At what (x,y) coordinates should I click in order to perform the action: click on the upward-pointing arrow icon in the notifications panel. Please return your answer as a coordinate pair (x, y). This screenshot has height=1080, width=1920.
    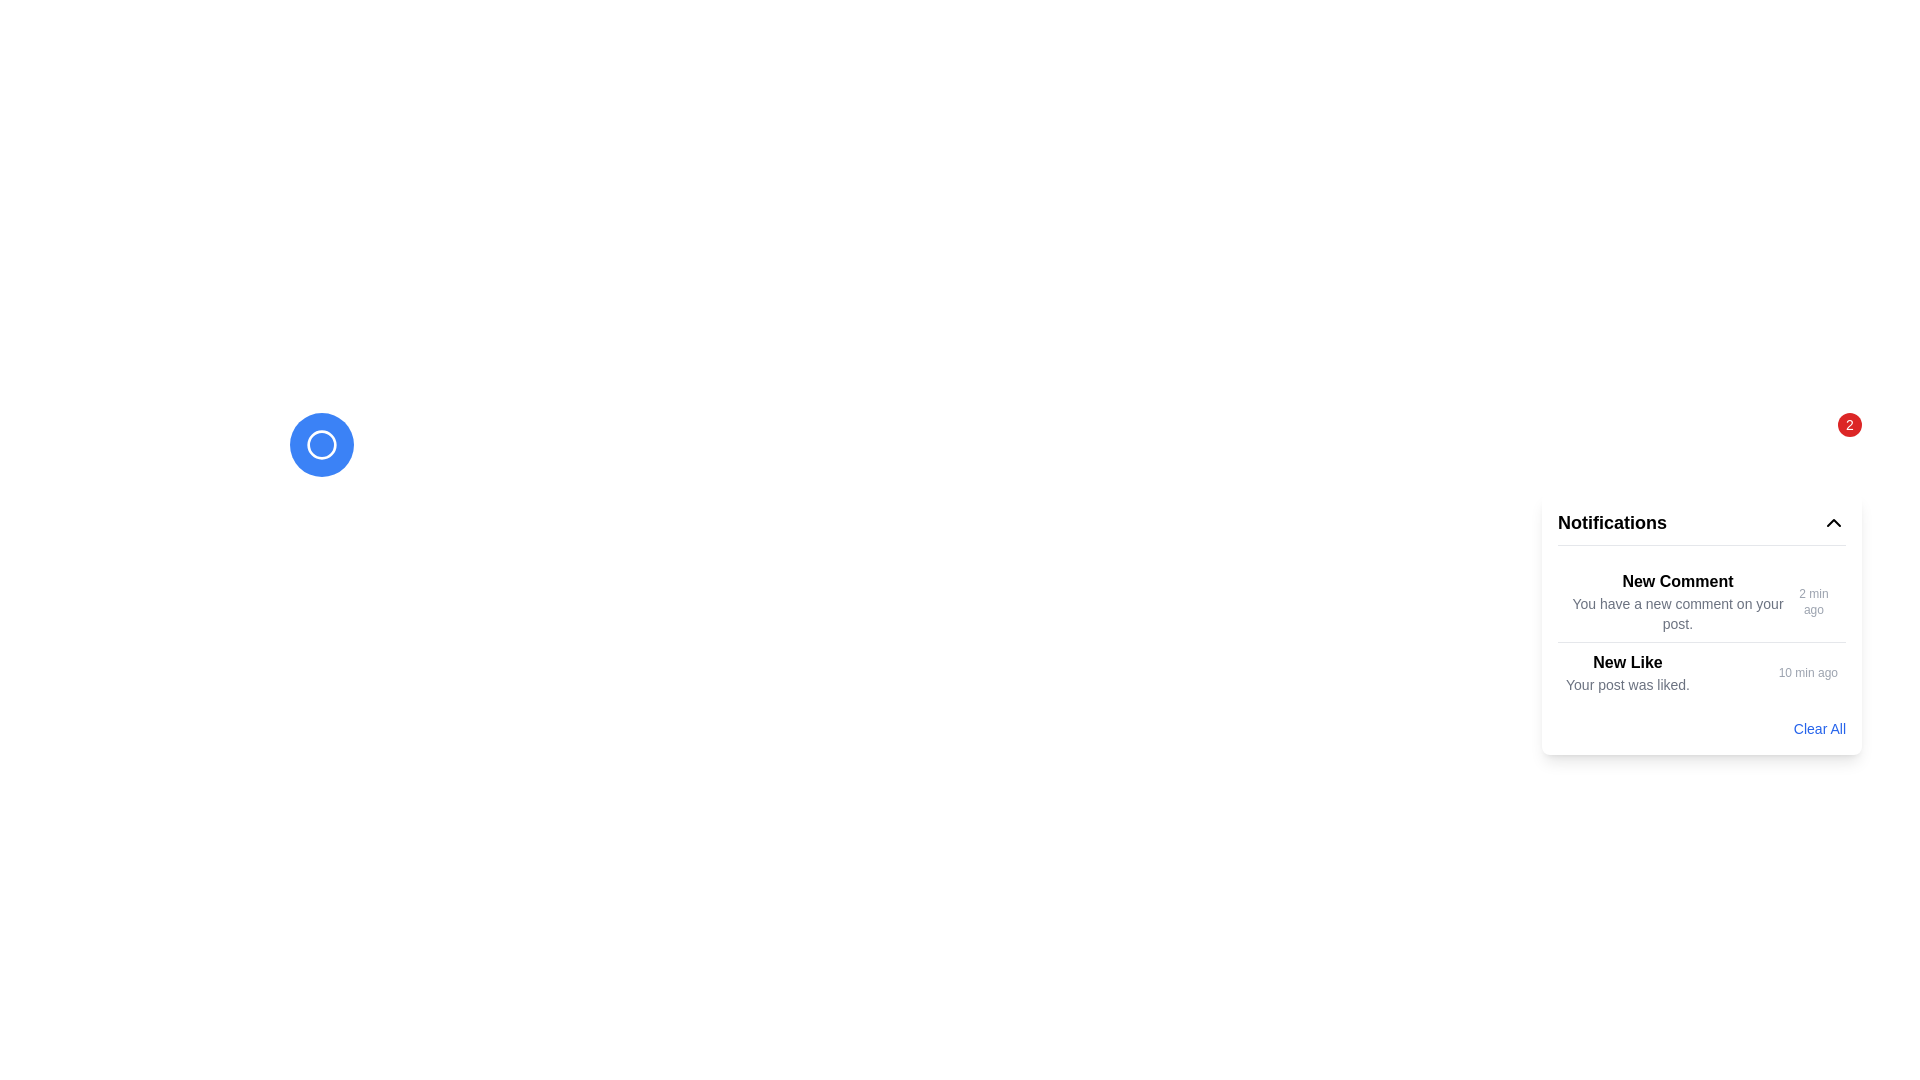
    Looking at the image, I should click on (1833, 522).